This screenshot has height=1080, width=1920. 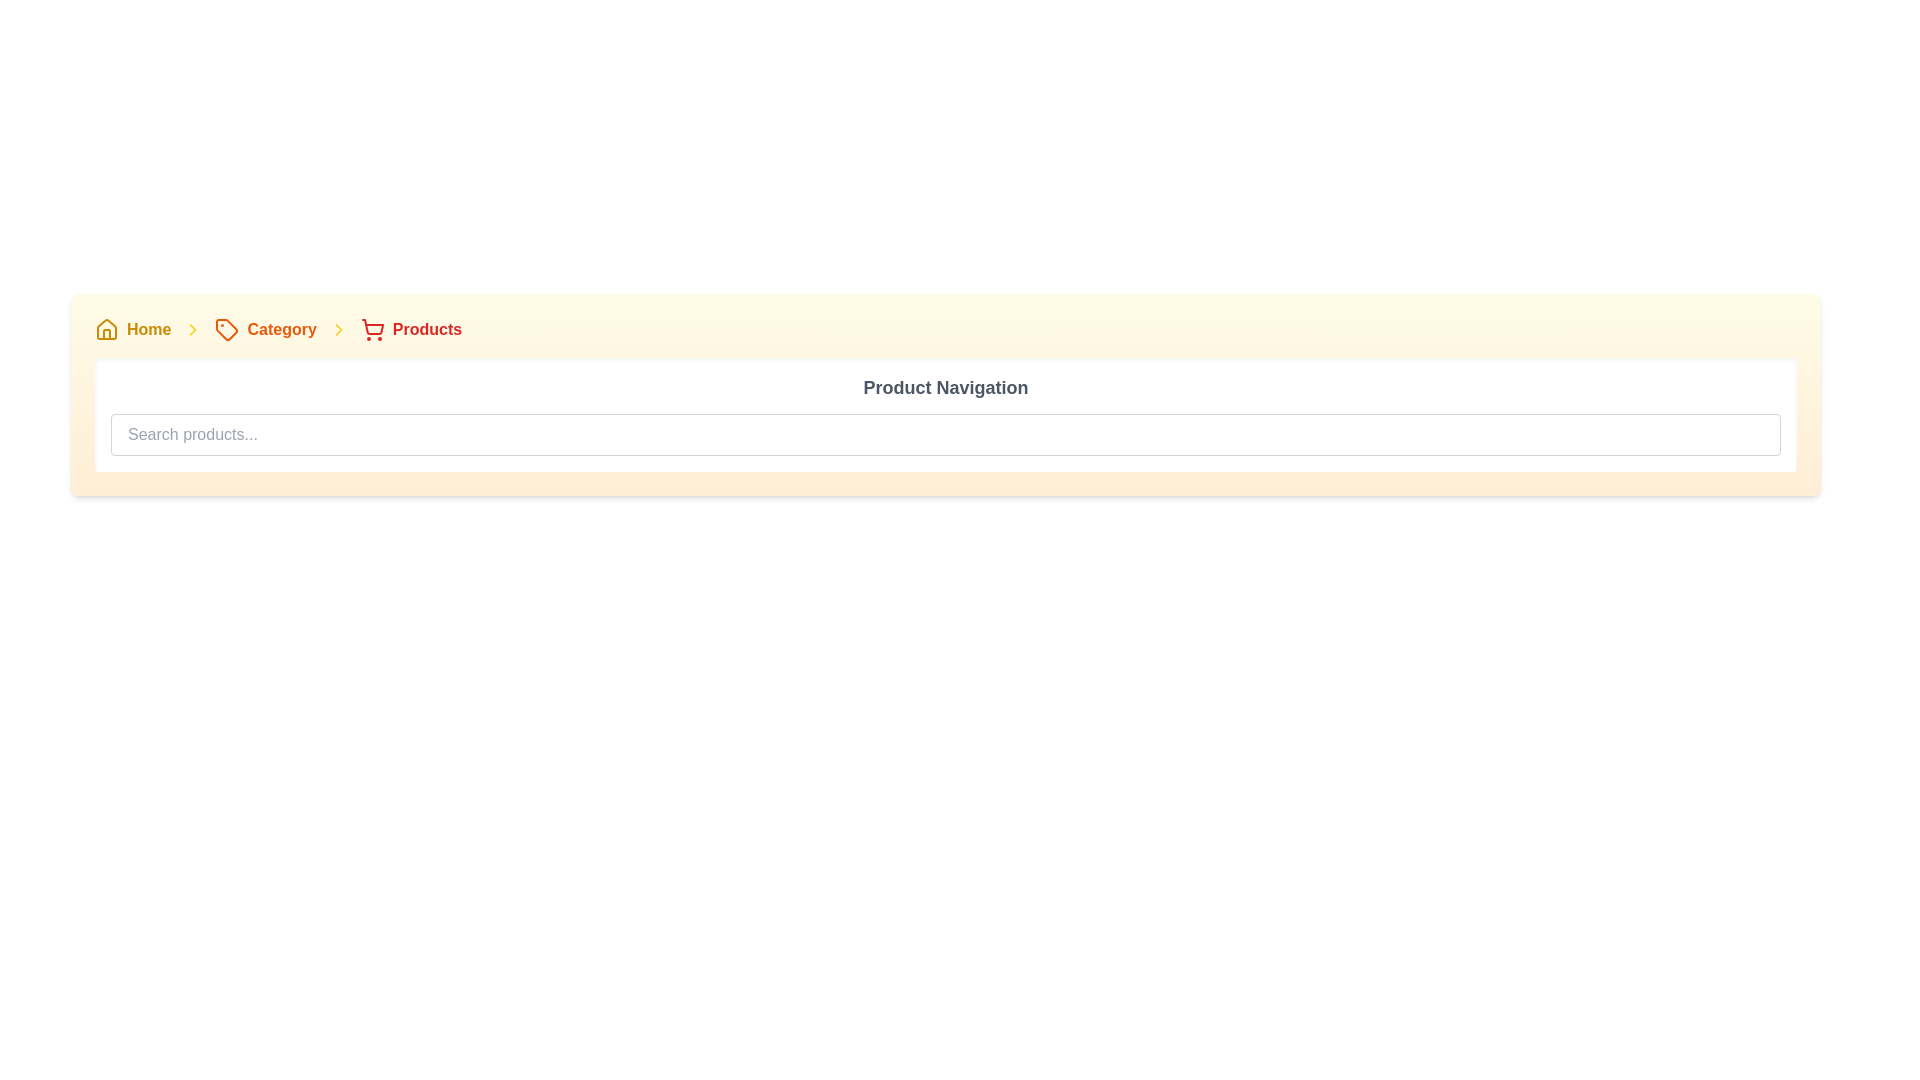 I want to click on label of the 'Products' breadcrumb navigation item, which is the third item in the breadcrumb trail located in the right-hand corner, so click(x=410, y=329).